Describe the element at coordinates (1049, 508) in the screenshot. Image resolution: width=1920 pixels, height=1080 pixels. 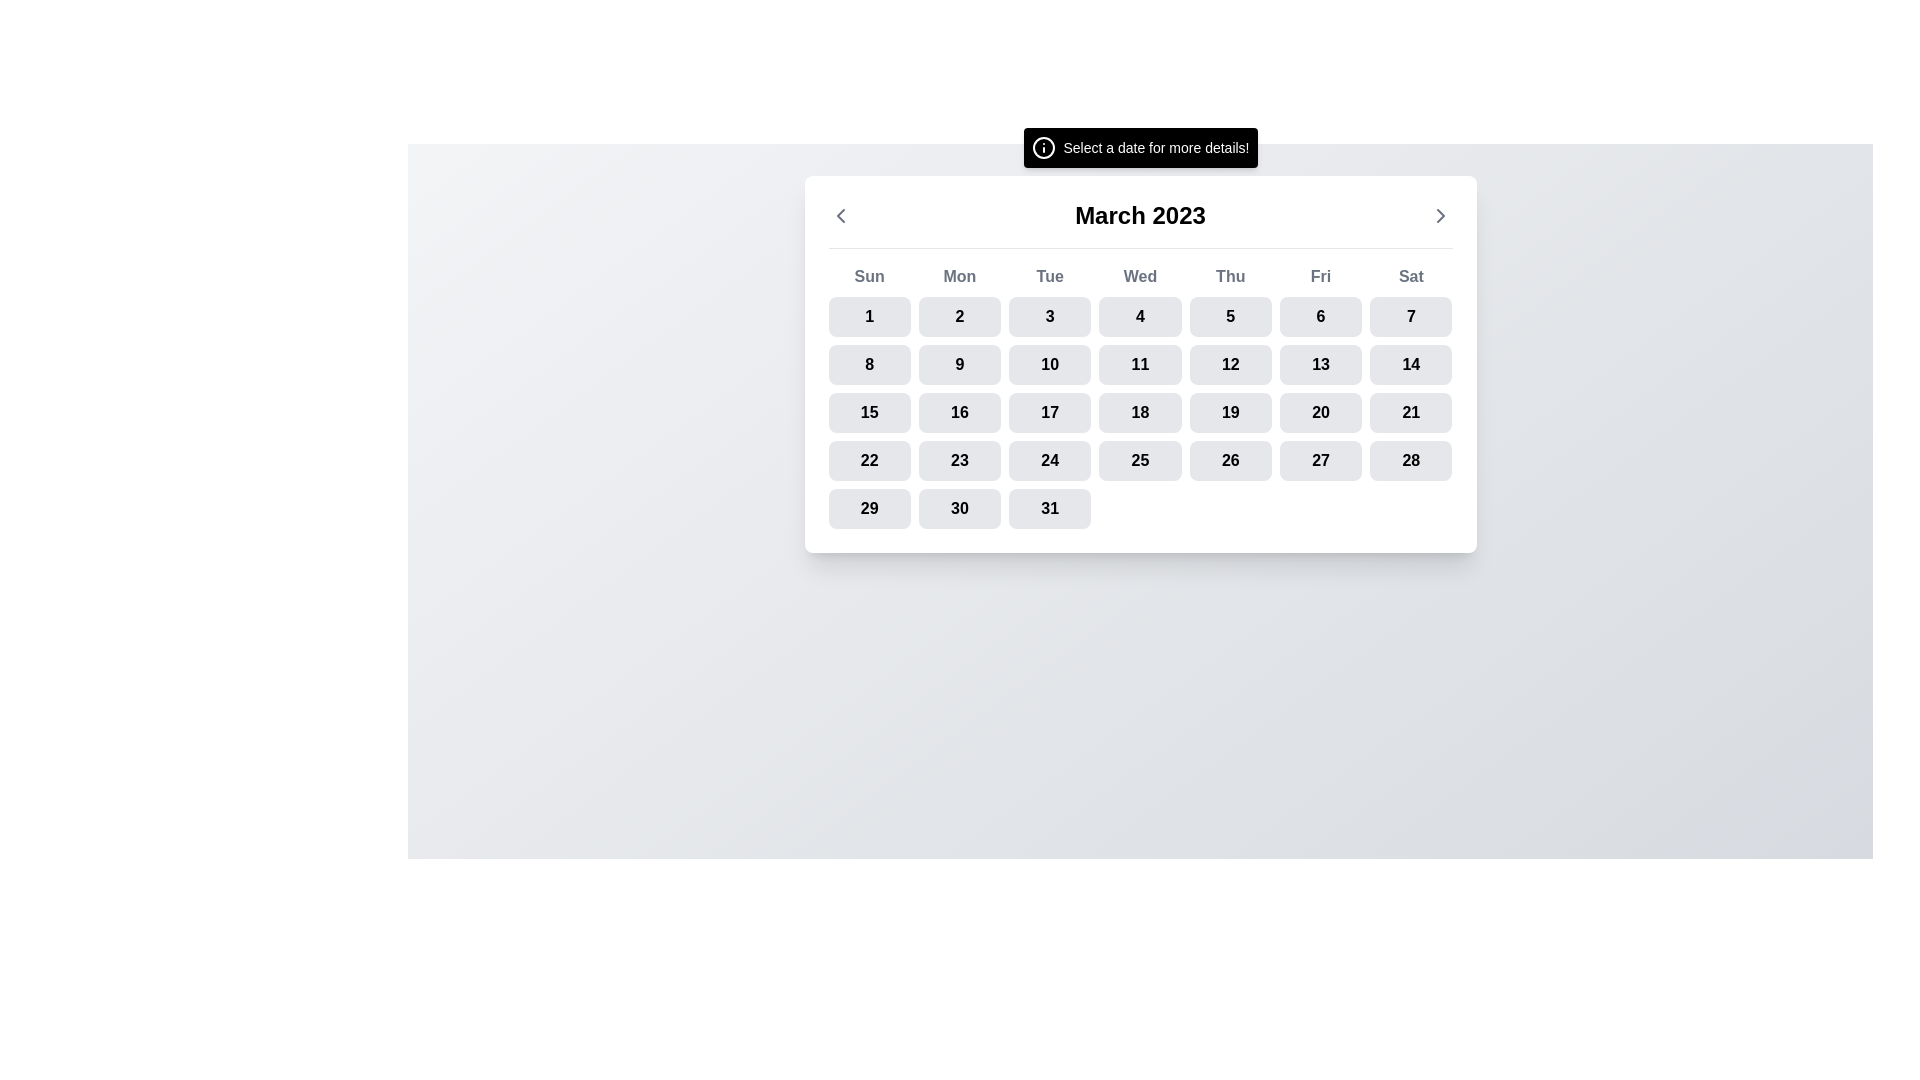
I see `the calendar date '31' button` at that location.